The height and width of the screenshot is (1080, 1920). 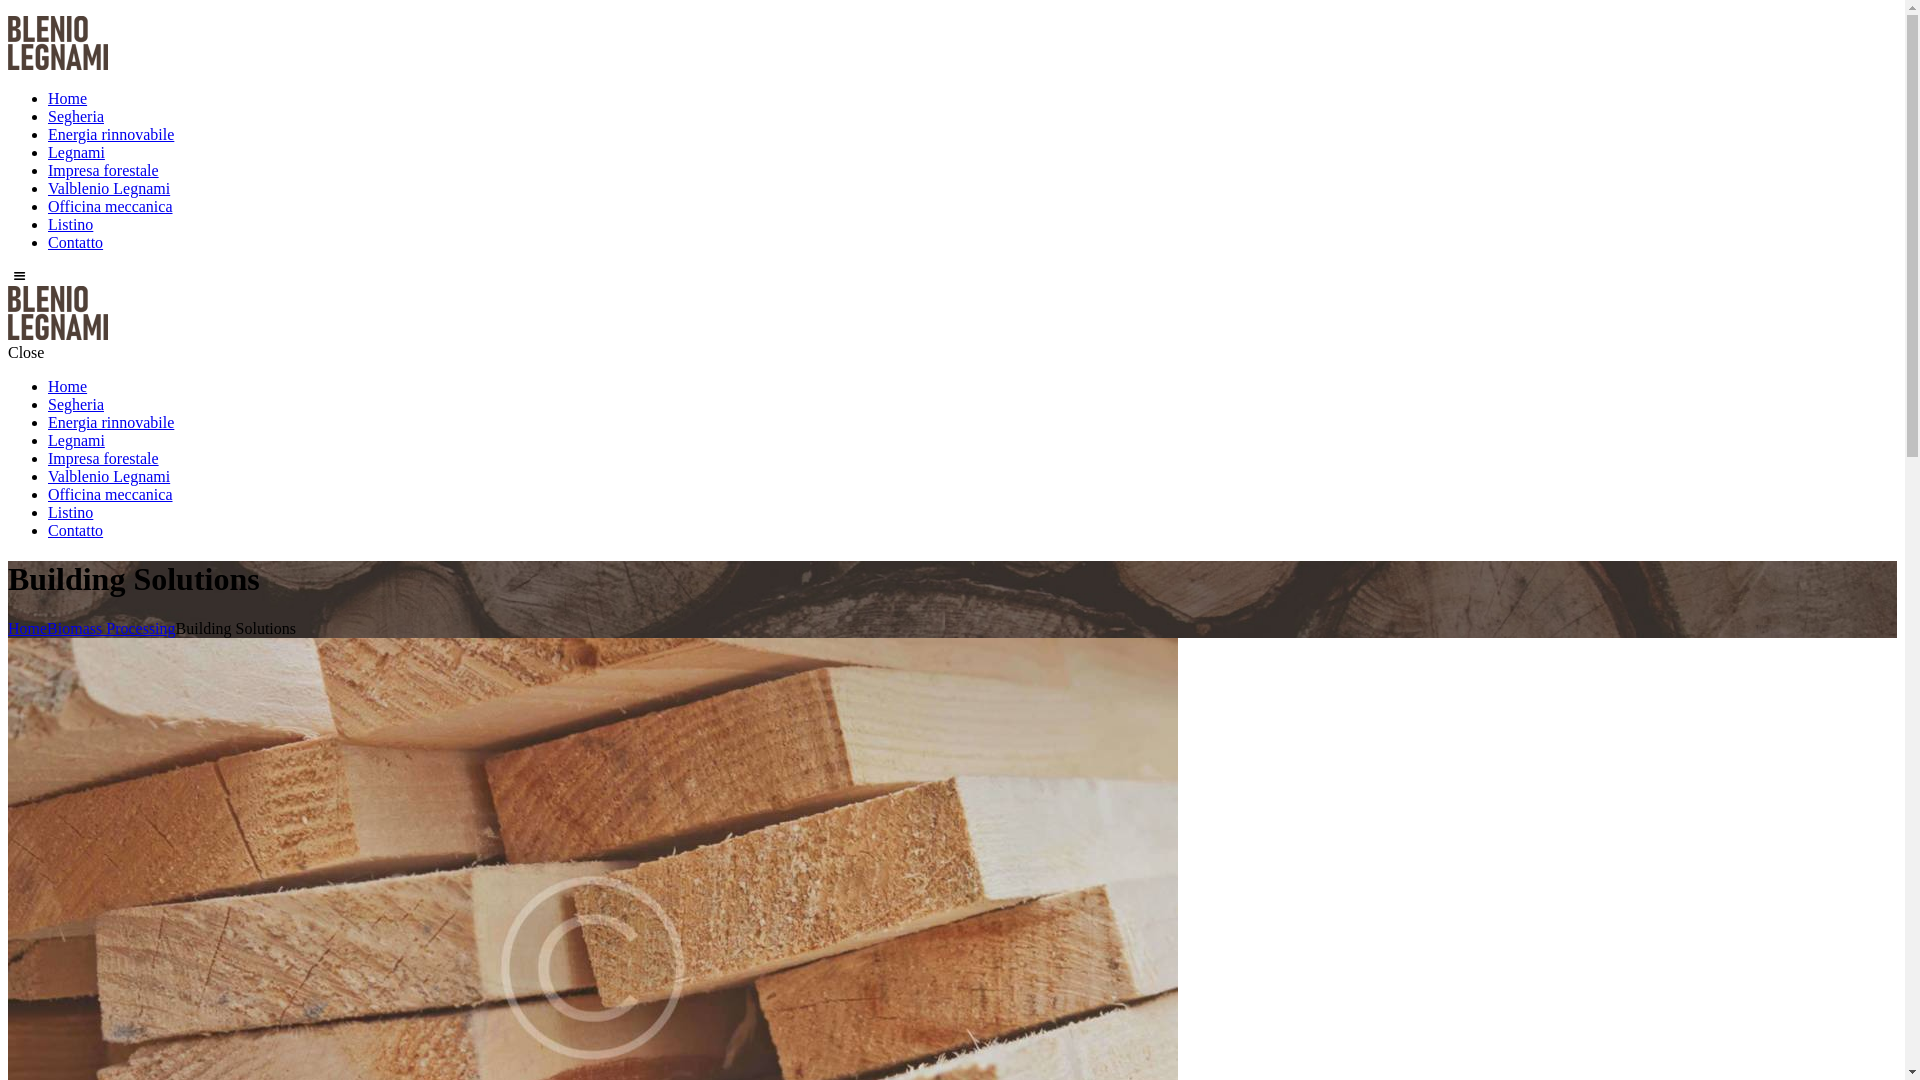 I want to click on 'Home', so click(x=67, y=386).